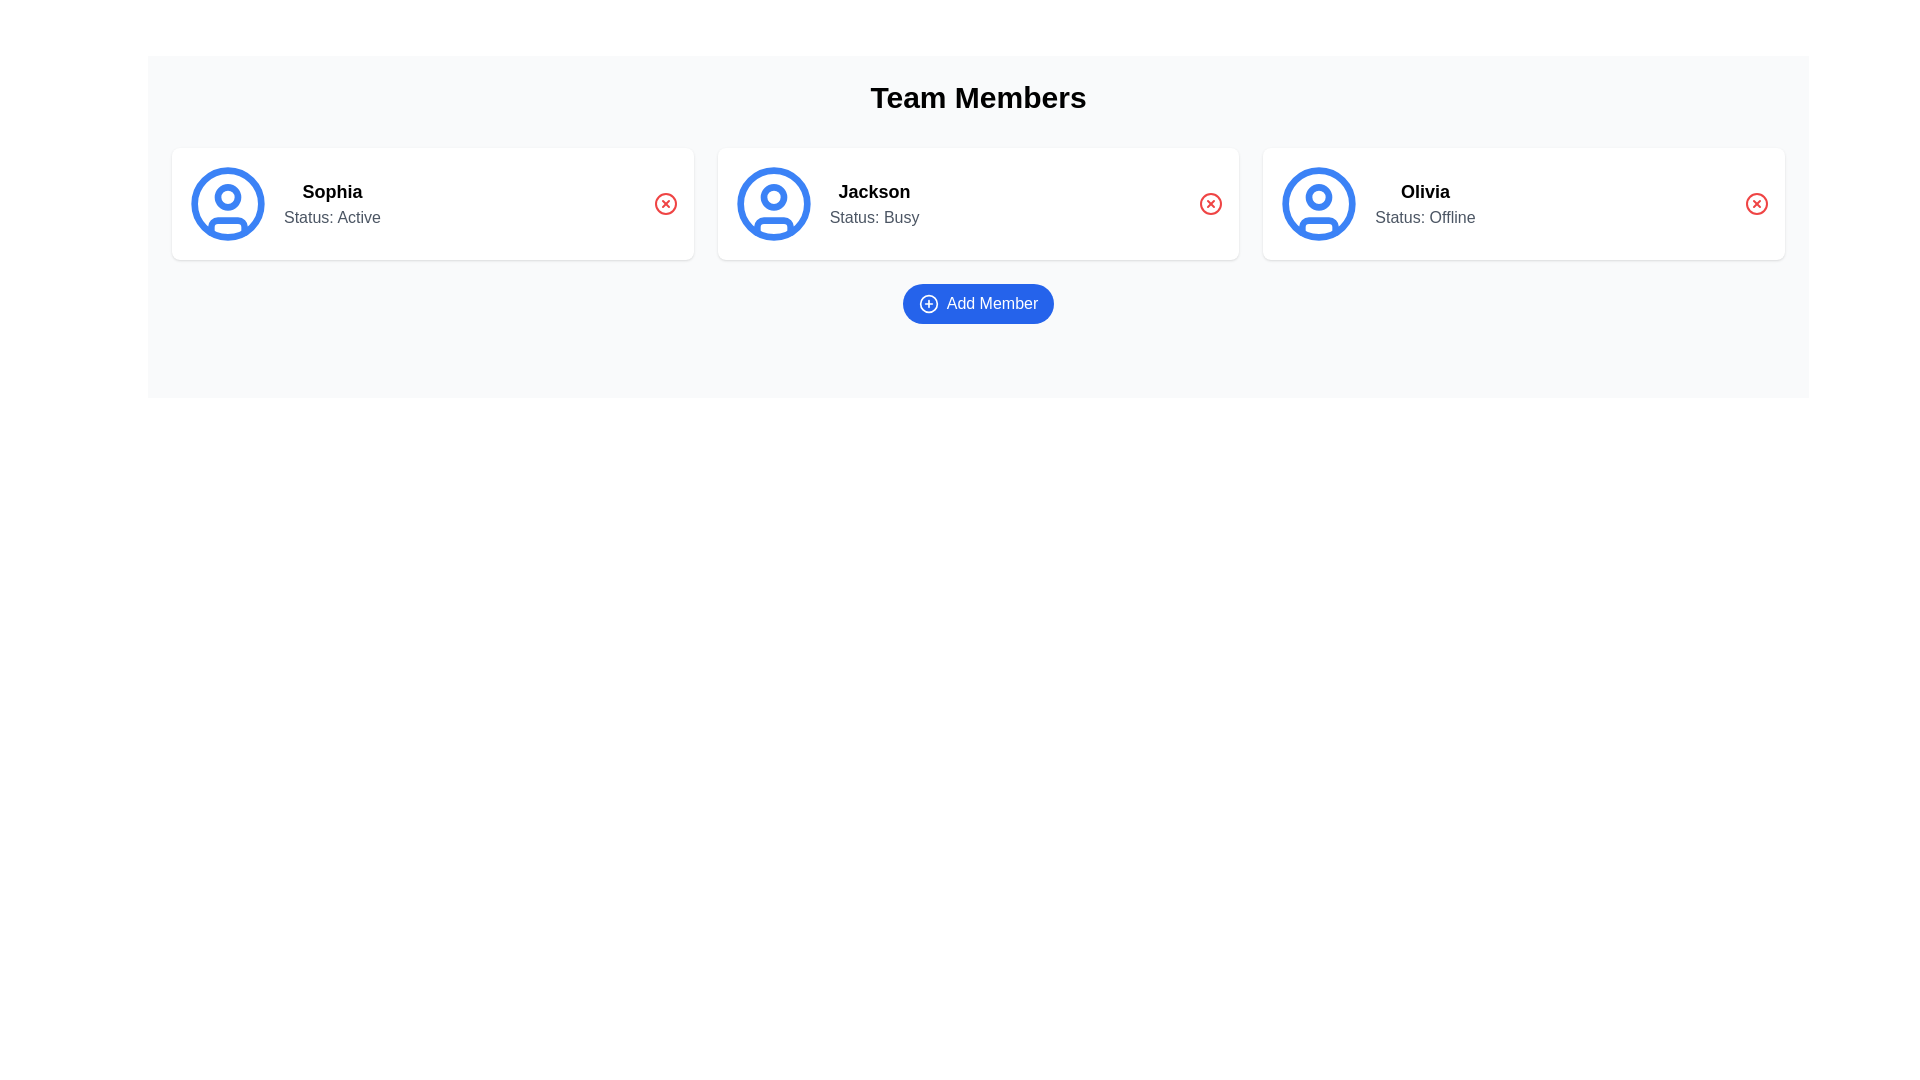 The width and height of the screenshot is (1920, 1080). I want to click on the static text element that serves as the name identifier for a user in the third user profile card under the 'Team Members' section, so click(1424, 192).